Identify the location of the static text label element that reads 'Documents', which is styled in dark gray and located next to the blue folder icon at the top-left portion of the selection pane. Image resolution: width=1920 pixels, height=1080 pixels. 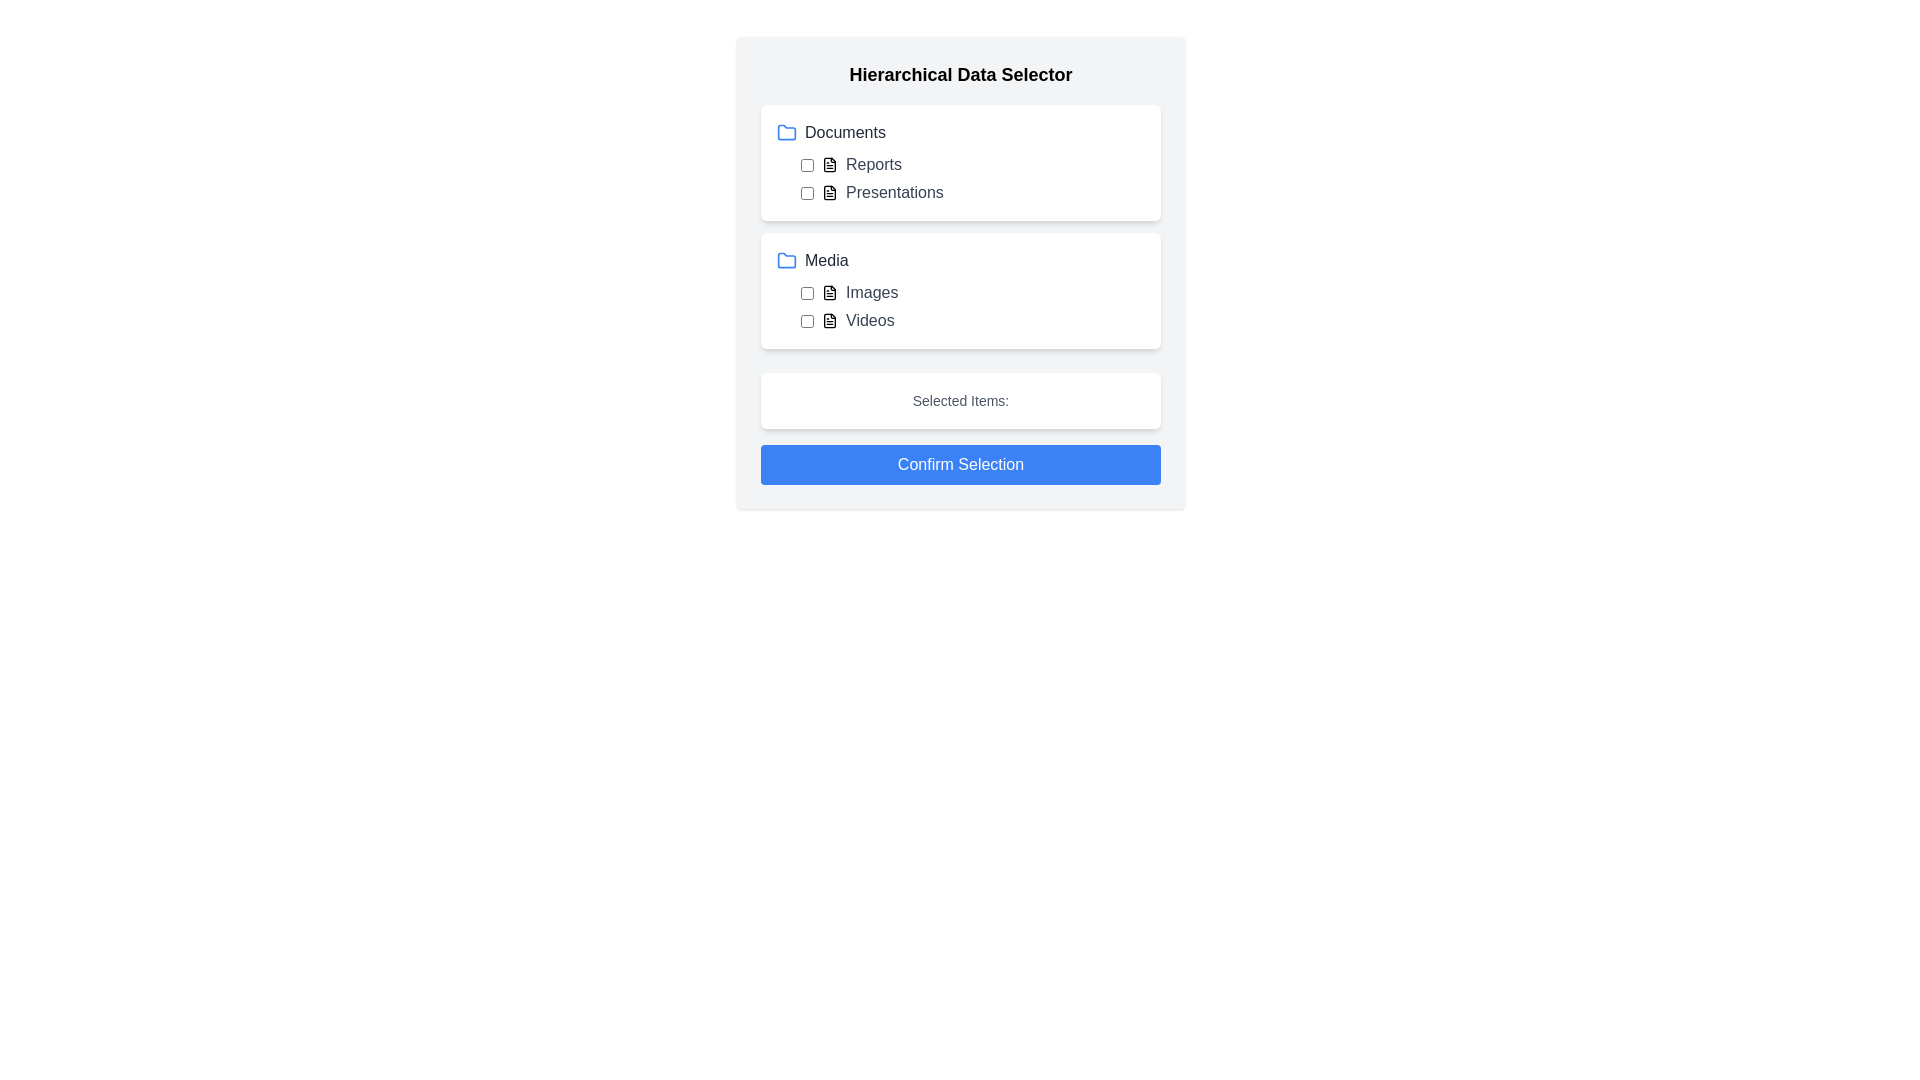
(845, 132).